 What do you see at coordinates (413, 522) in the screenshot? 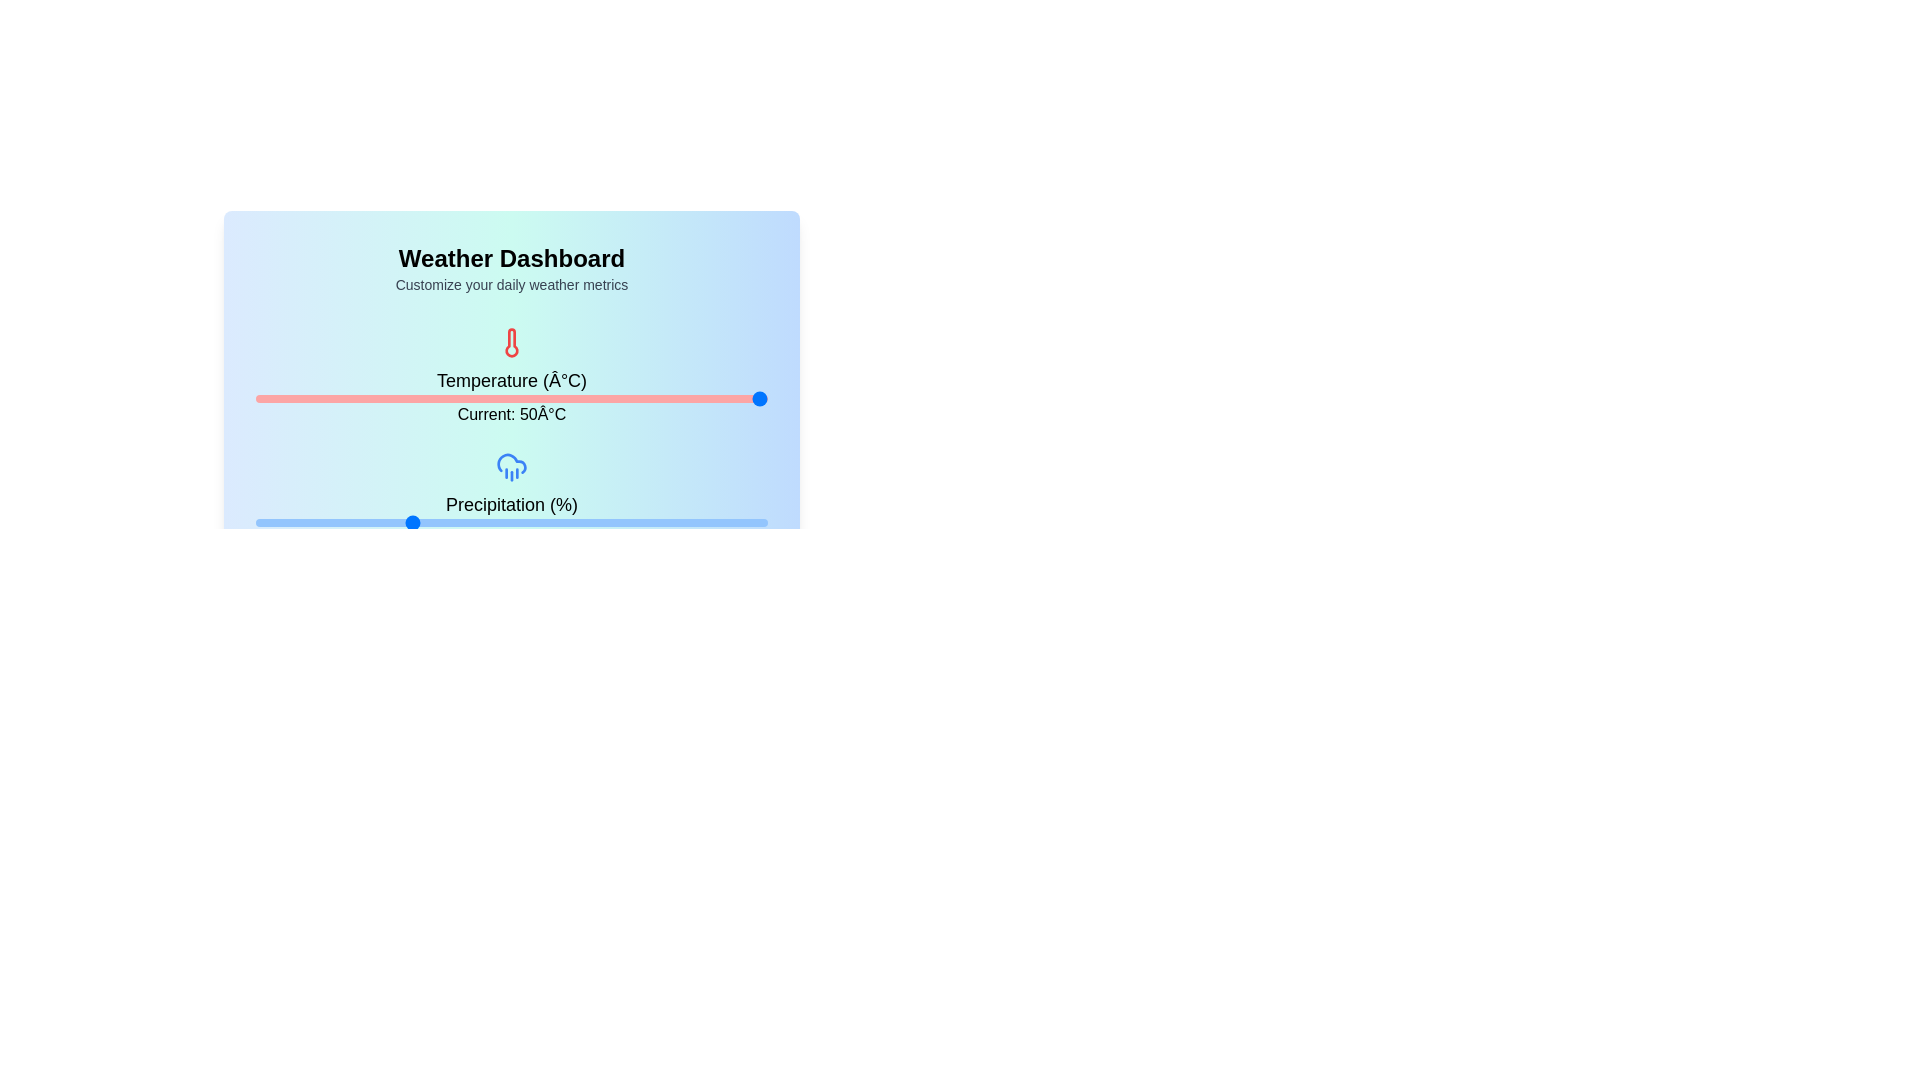
I see `precipitation` at bounding box center [413, 522].